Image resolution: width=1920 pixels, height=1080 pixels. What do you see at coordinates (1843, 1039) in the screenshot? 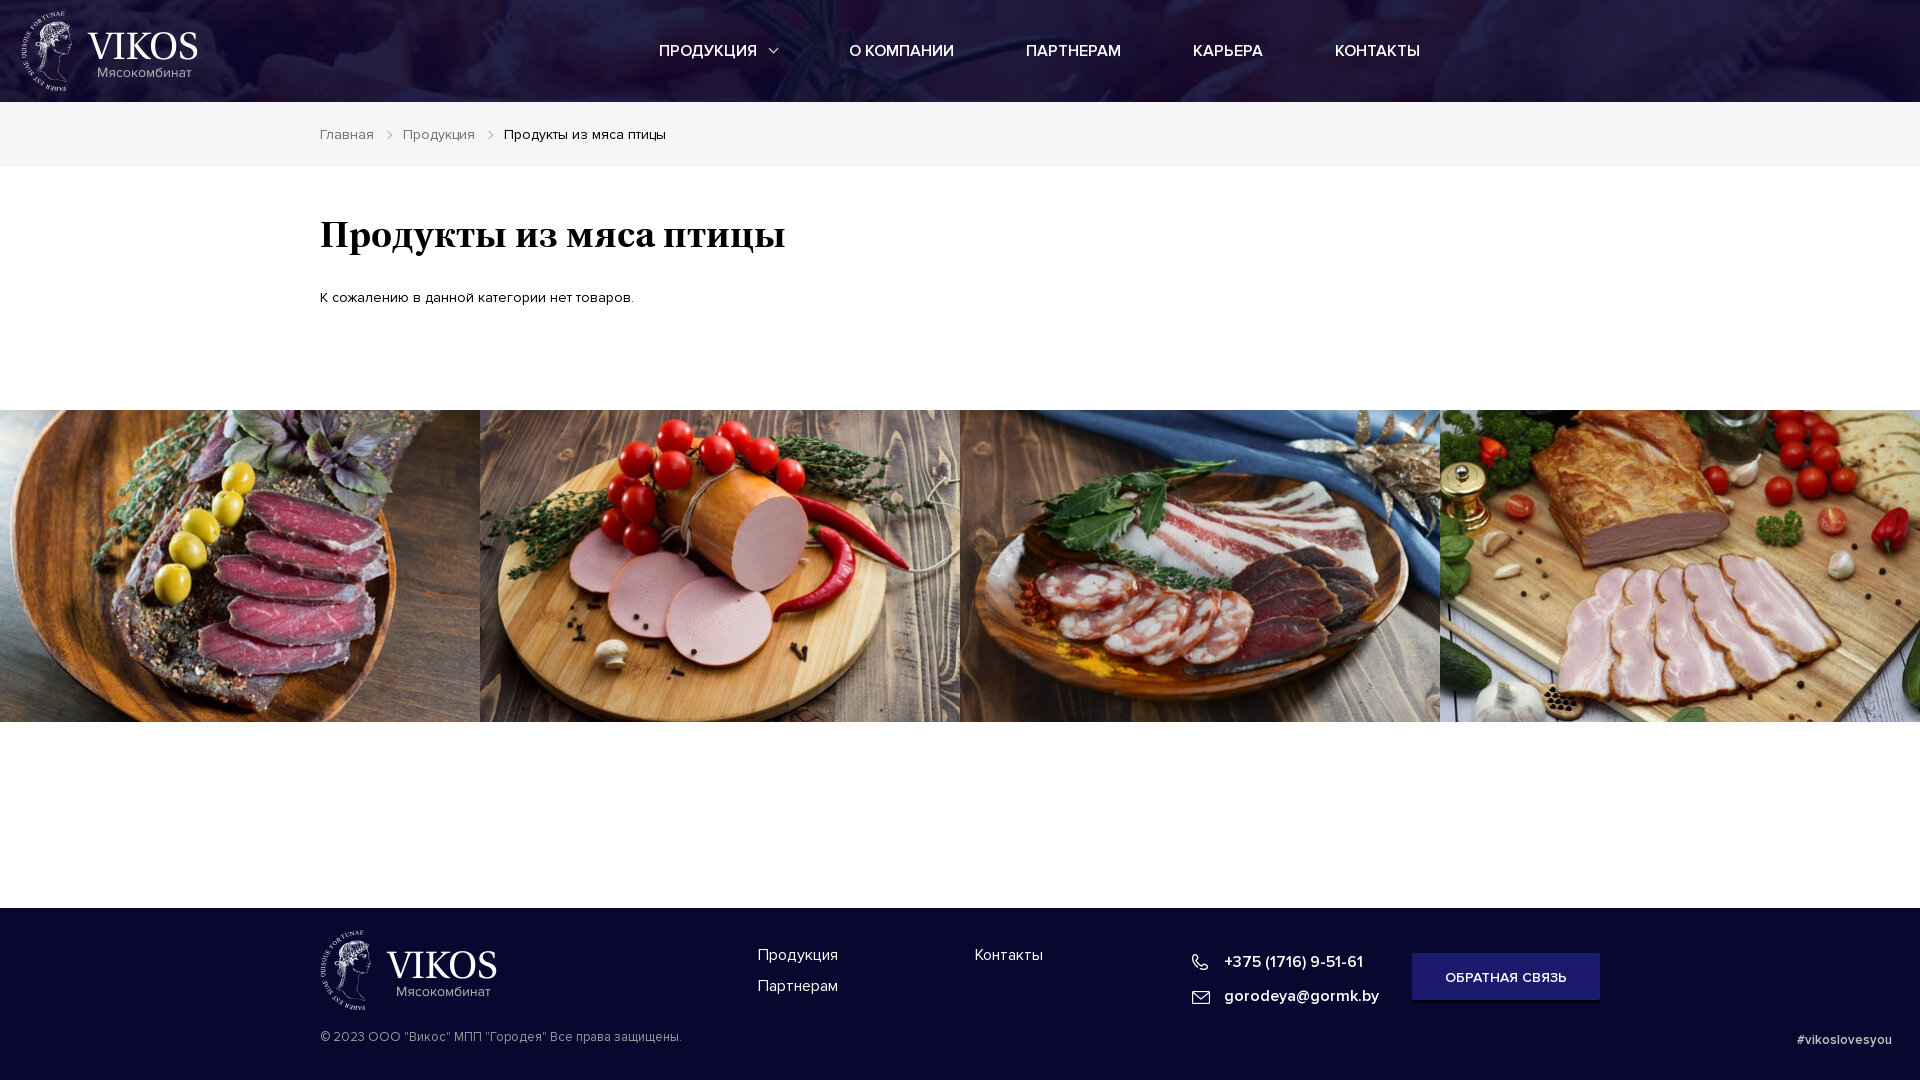
I see `'#vikoslovesyou'` at bounding box center [1843, 1039].